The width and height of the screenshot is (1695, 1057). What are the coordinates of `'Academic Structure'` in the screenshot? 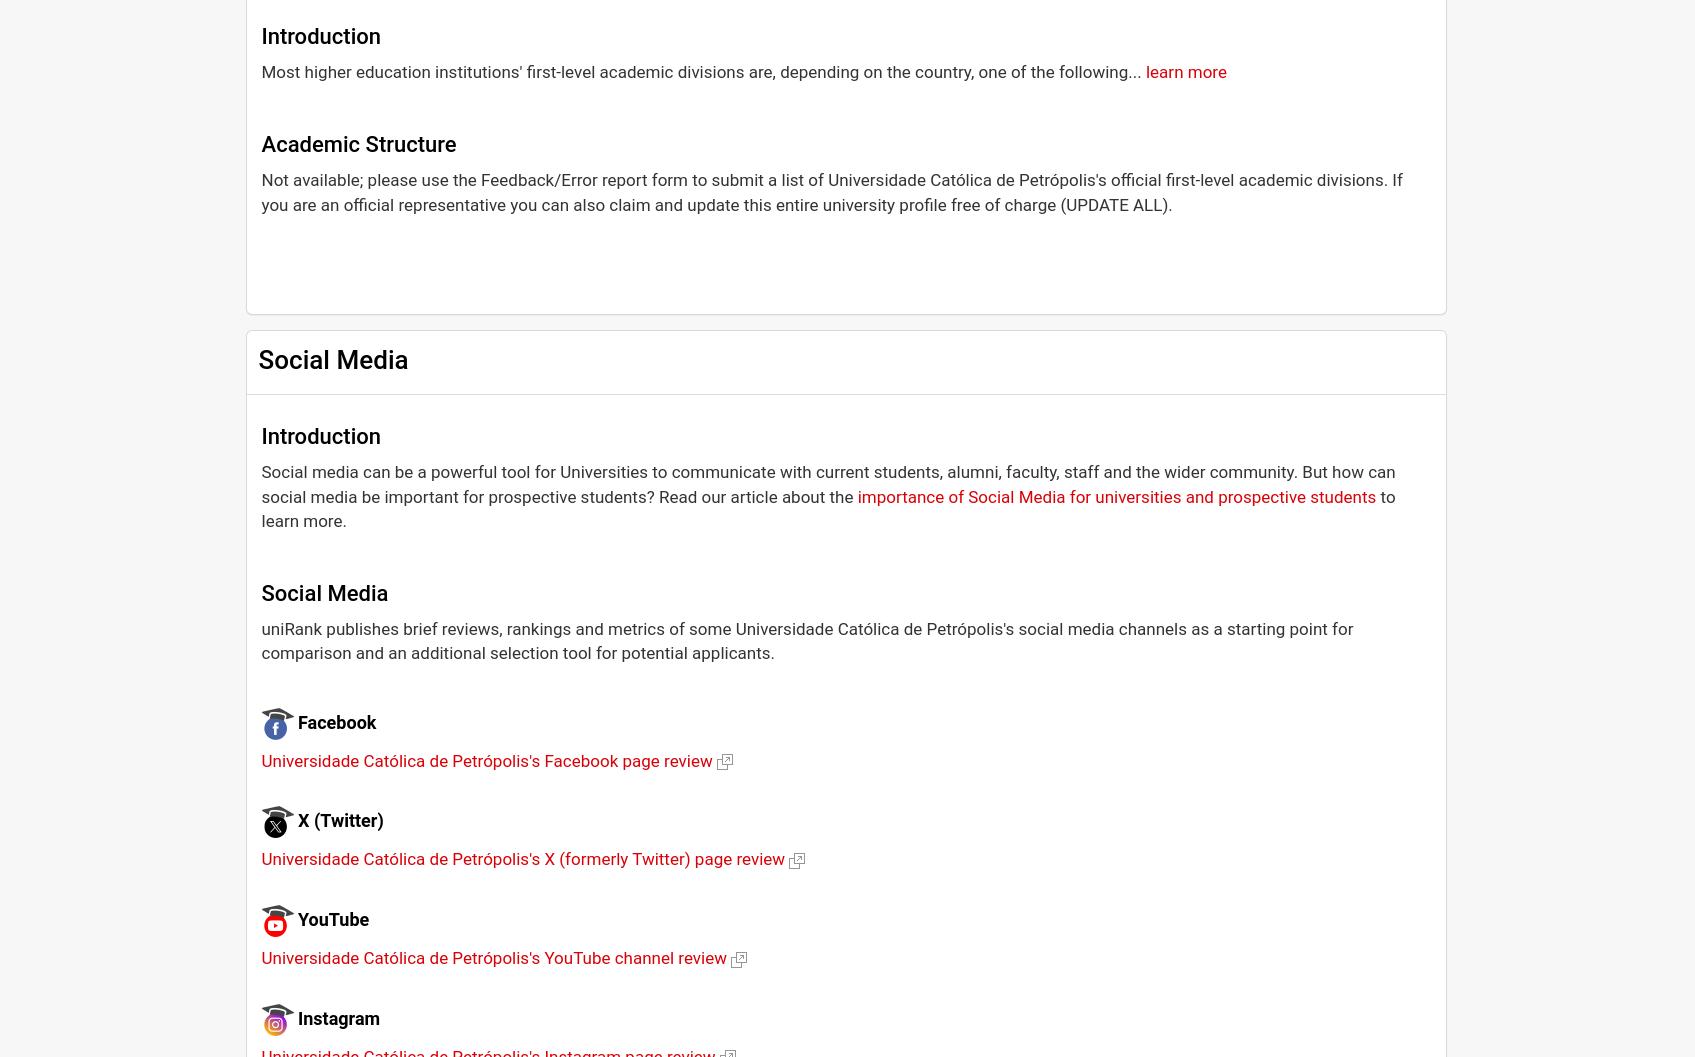 It's located at (357, 142).